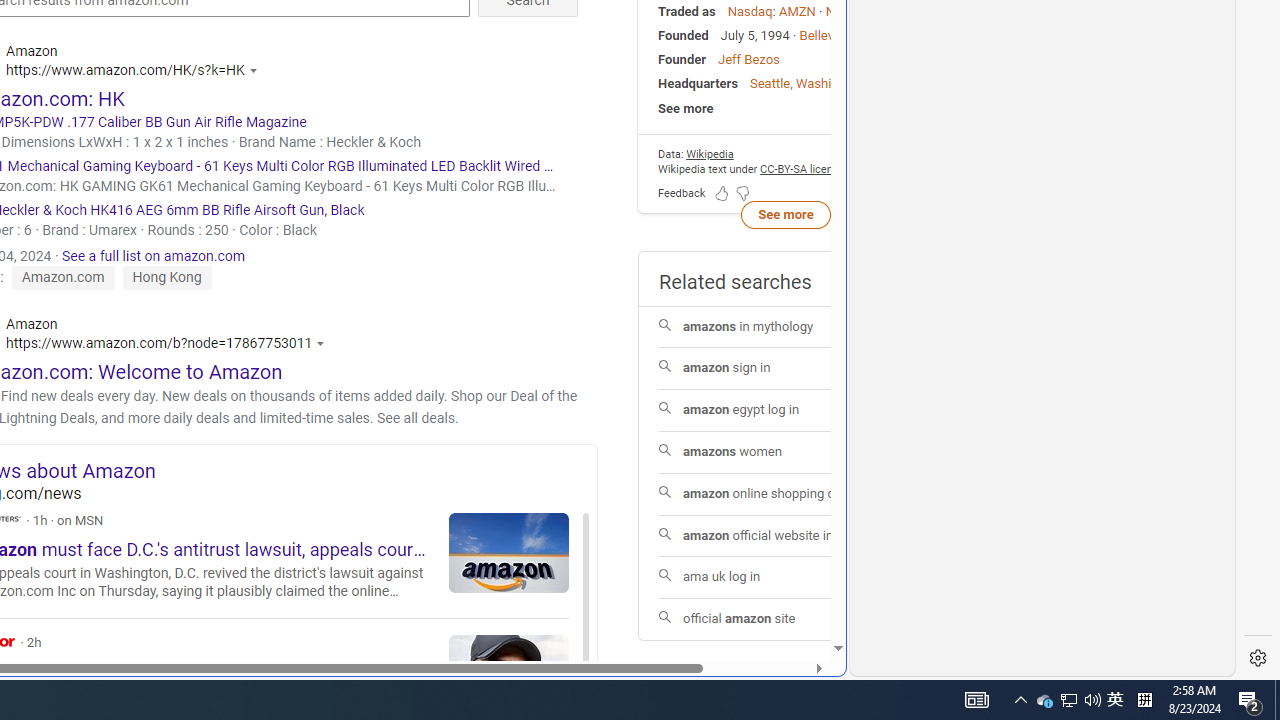  Describe the element at coordinates (802, 168) in the screenshot. I see `'CC-BY-SA license'` at that location.